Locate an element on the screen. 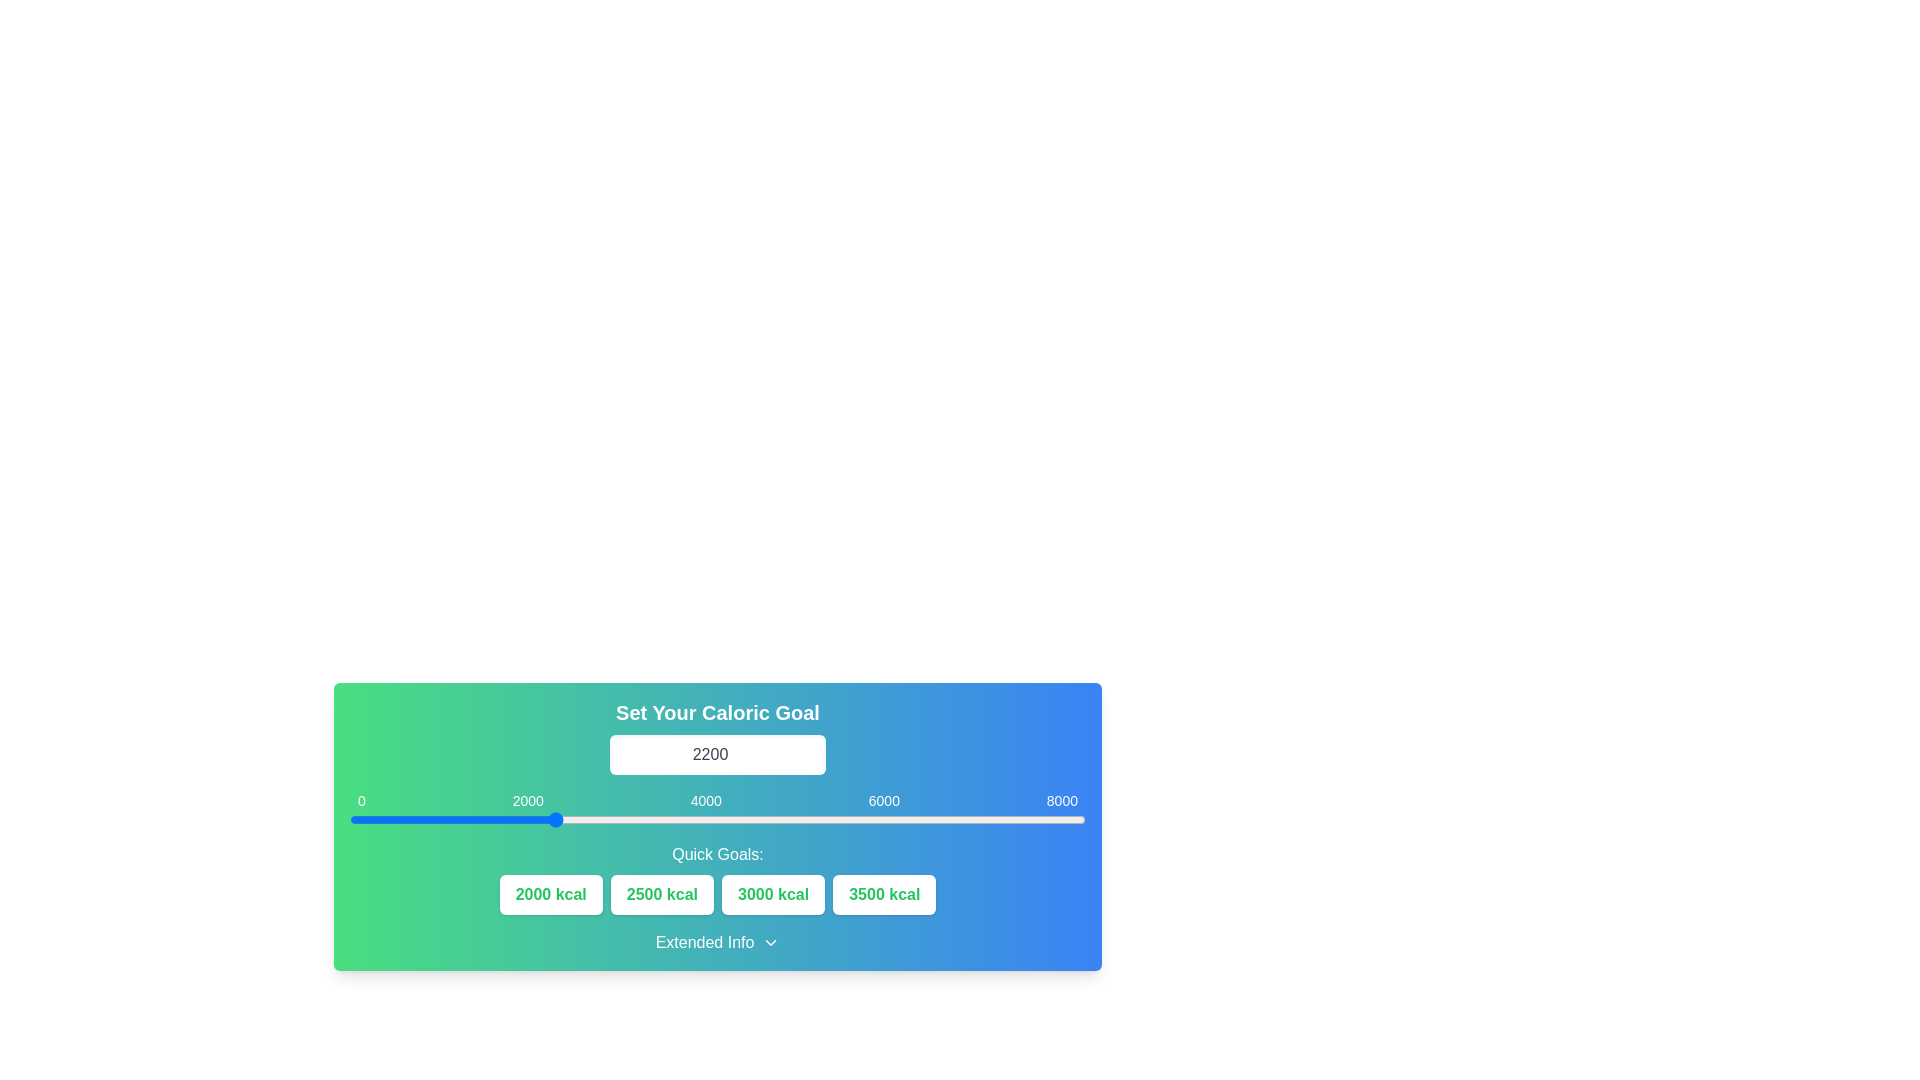 The height and width of the screenshot is (1080, 1920). the Interactive and Display Panel for caloric goal settings to receive interactive feedback is located at coordinates (718, 826).